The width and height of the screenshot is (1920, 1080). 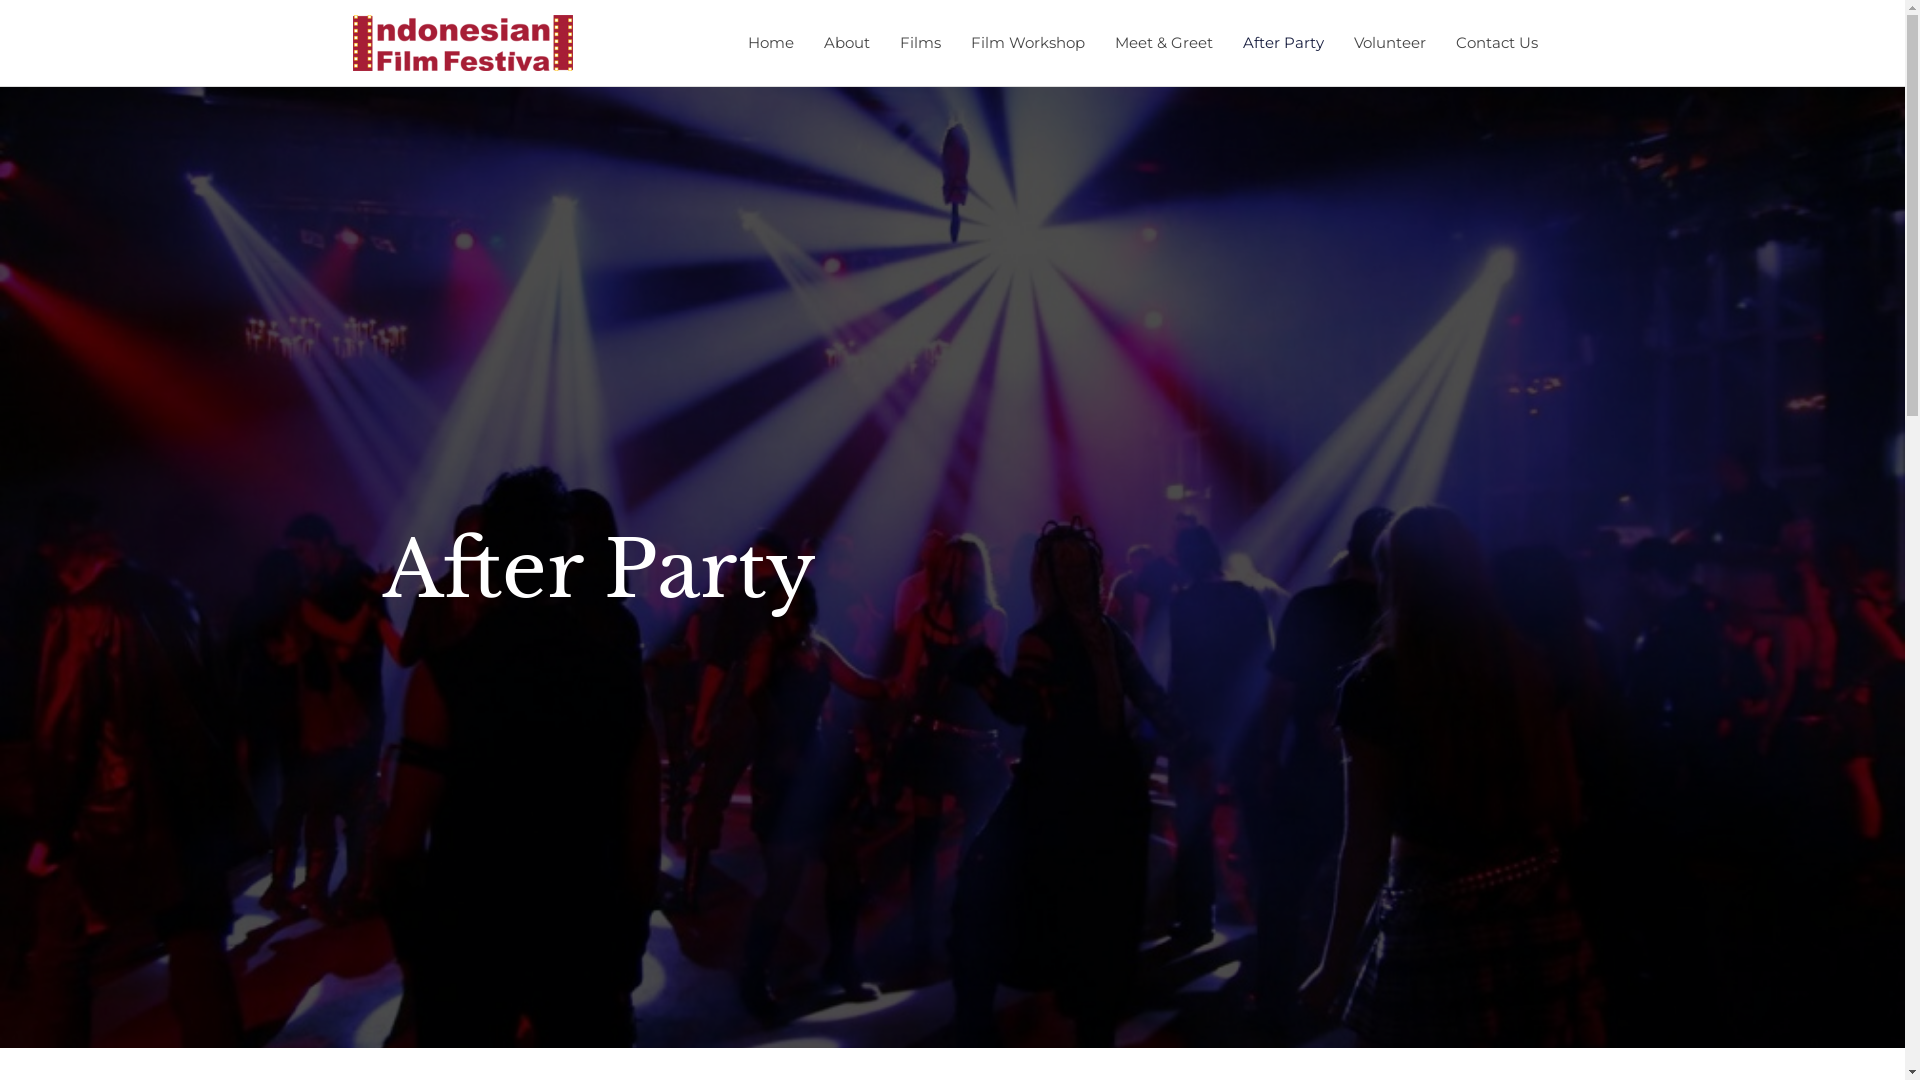 I want to click on 'Film Workshop', so click(x=954, y=42).